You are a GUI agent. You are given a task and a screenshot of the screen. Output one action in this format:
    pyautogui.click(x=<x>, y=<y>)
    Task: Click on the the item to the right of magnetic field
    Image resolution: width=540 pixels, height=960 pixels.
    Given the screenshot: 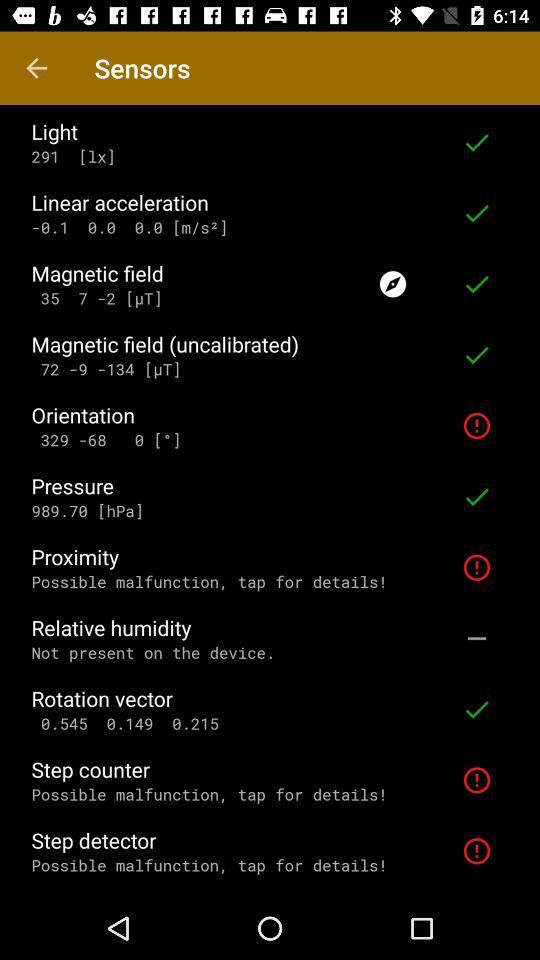 What is the action you would take?
    pyautogui.click(x=393, y=283)
    